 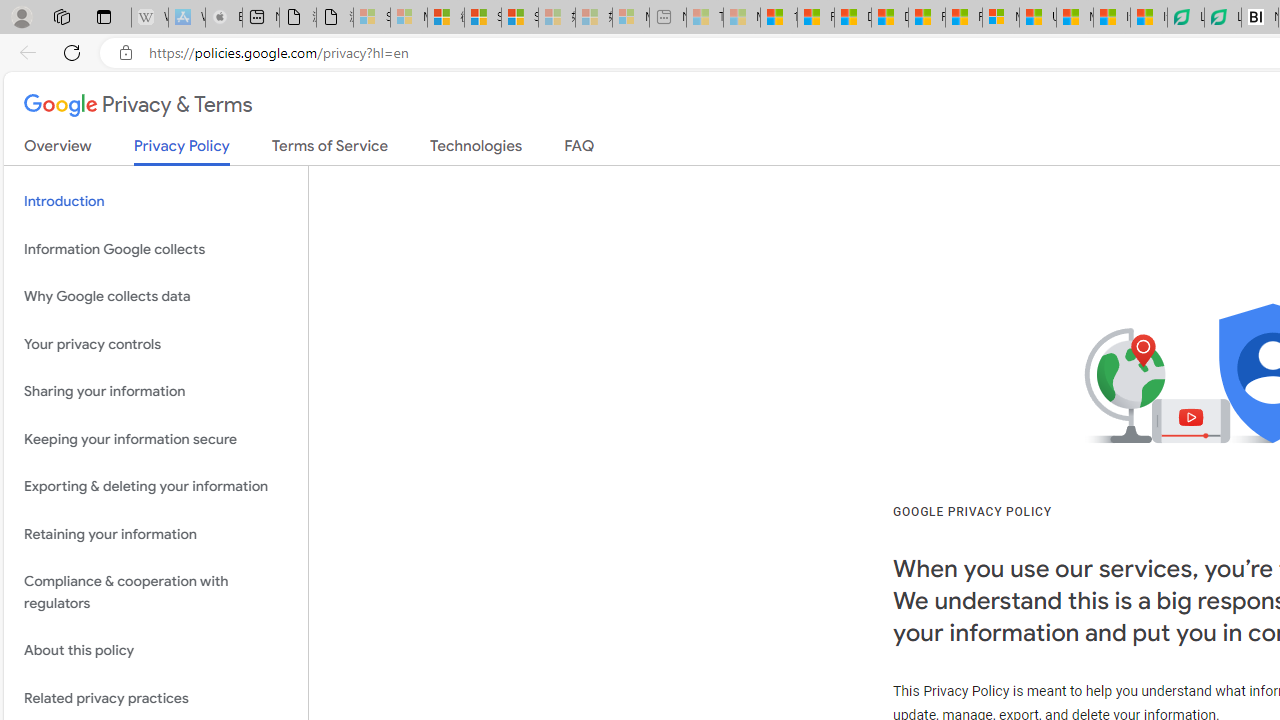 I want to click on 'Marine life - MSN - Sleeping', so click(x=741, y=17).